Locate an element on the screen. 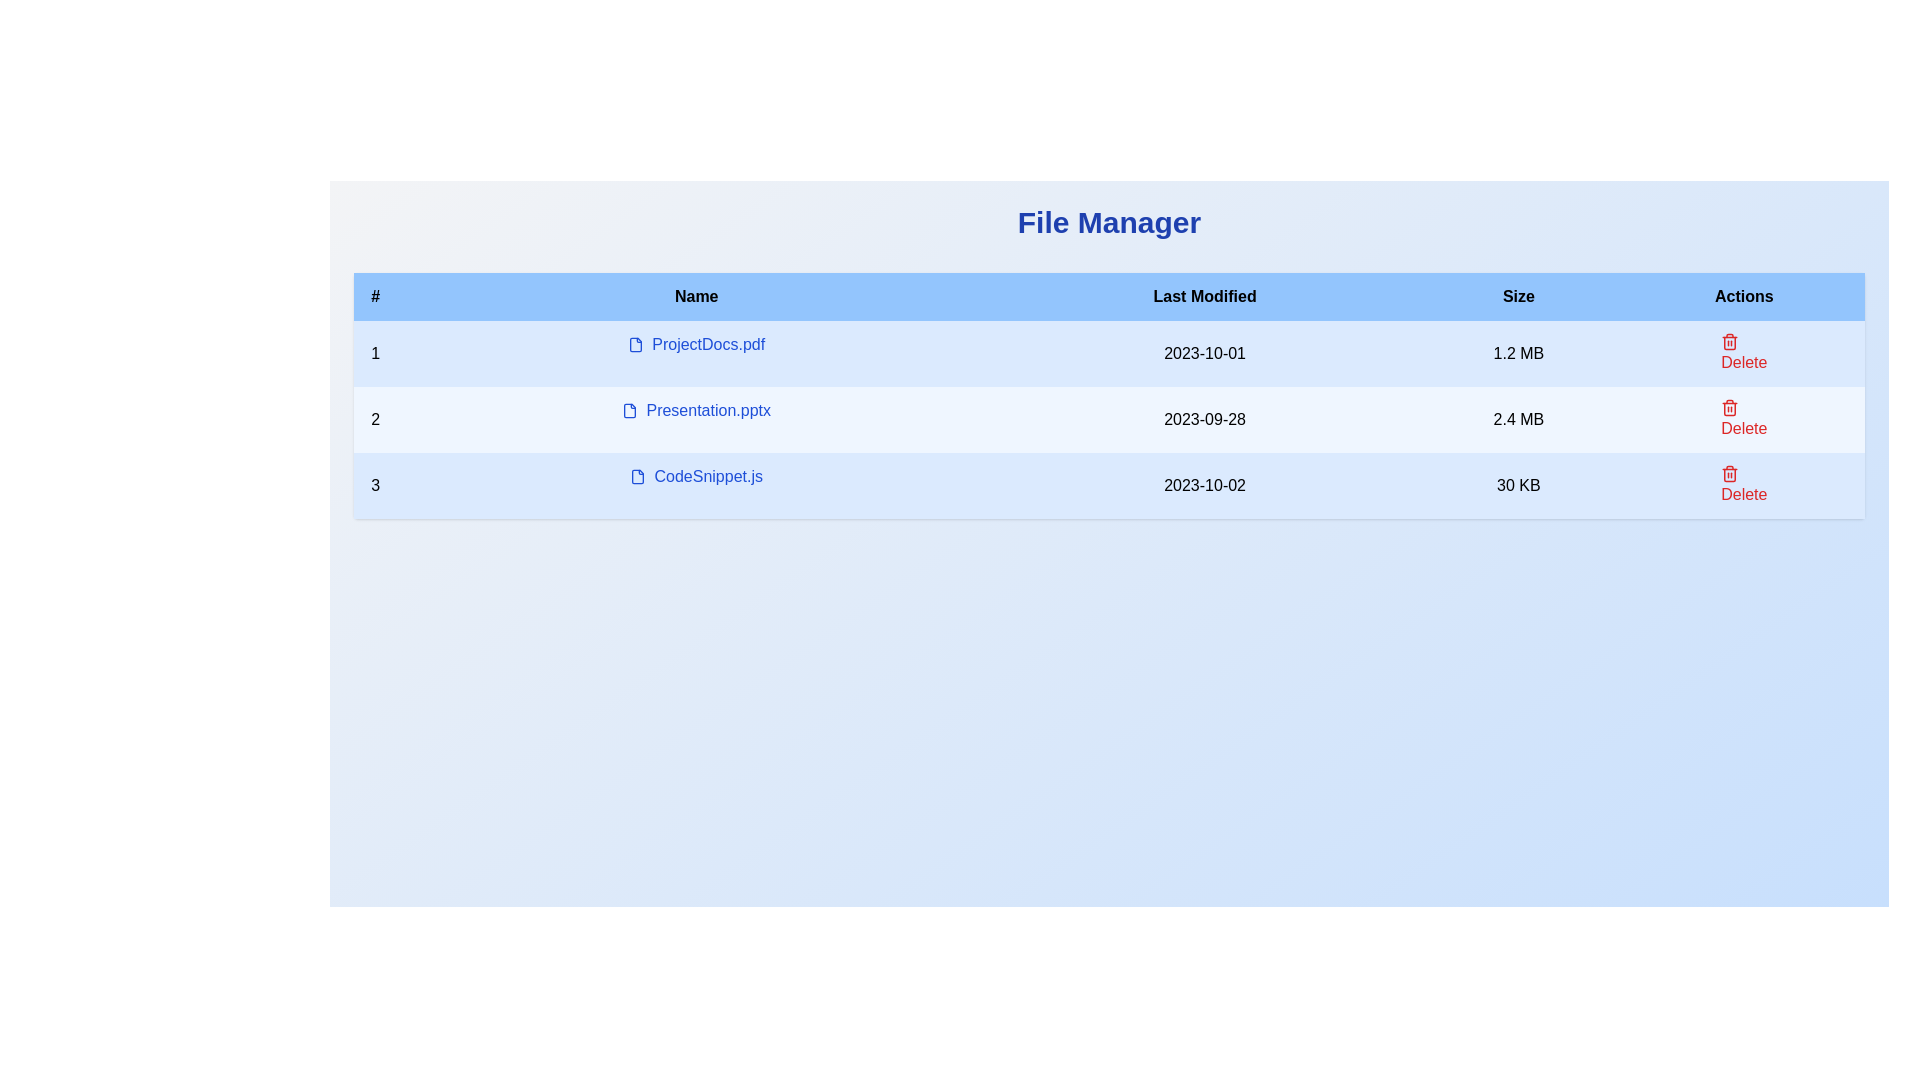  the Text Label that provides a numerical identifier for the first row in the table structure, which is adjacent to the file name 'ProjectDocs.pdf' is located at coordinates (375, 353).